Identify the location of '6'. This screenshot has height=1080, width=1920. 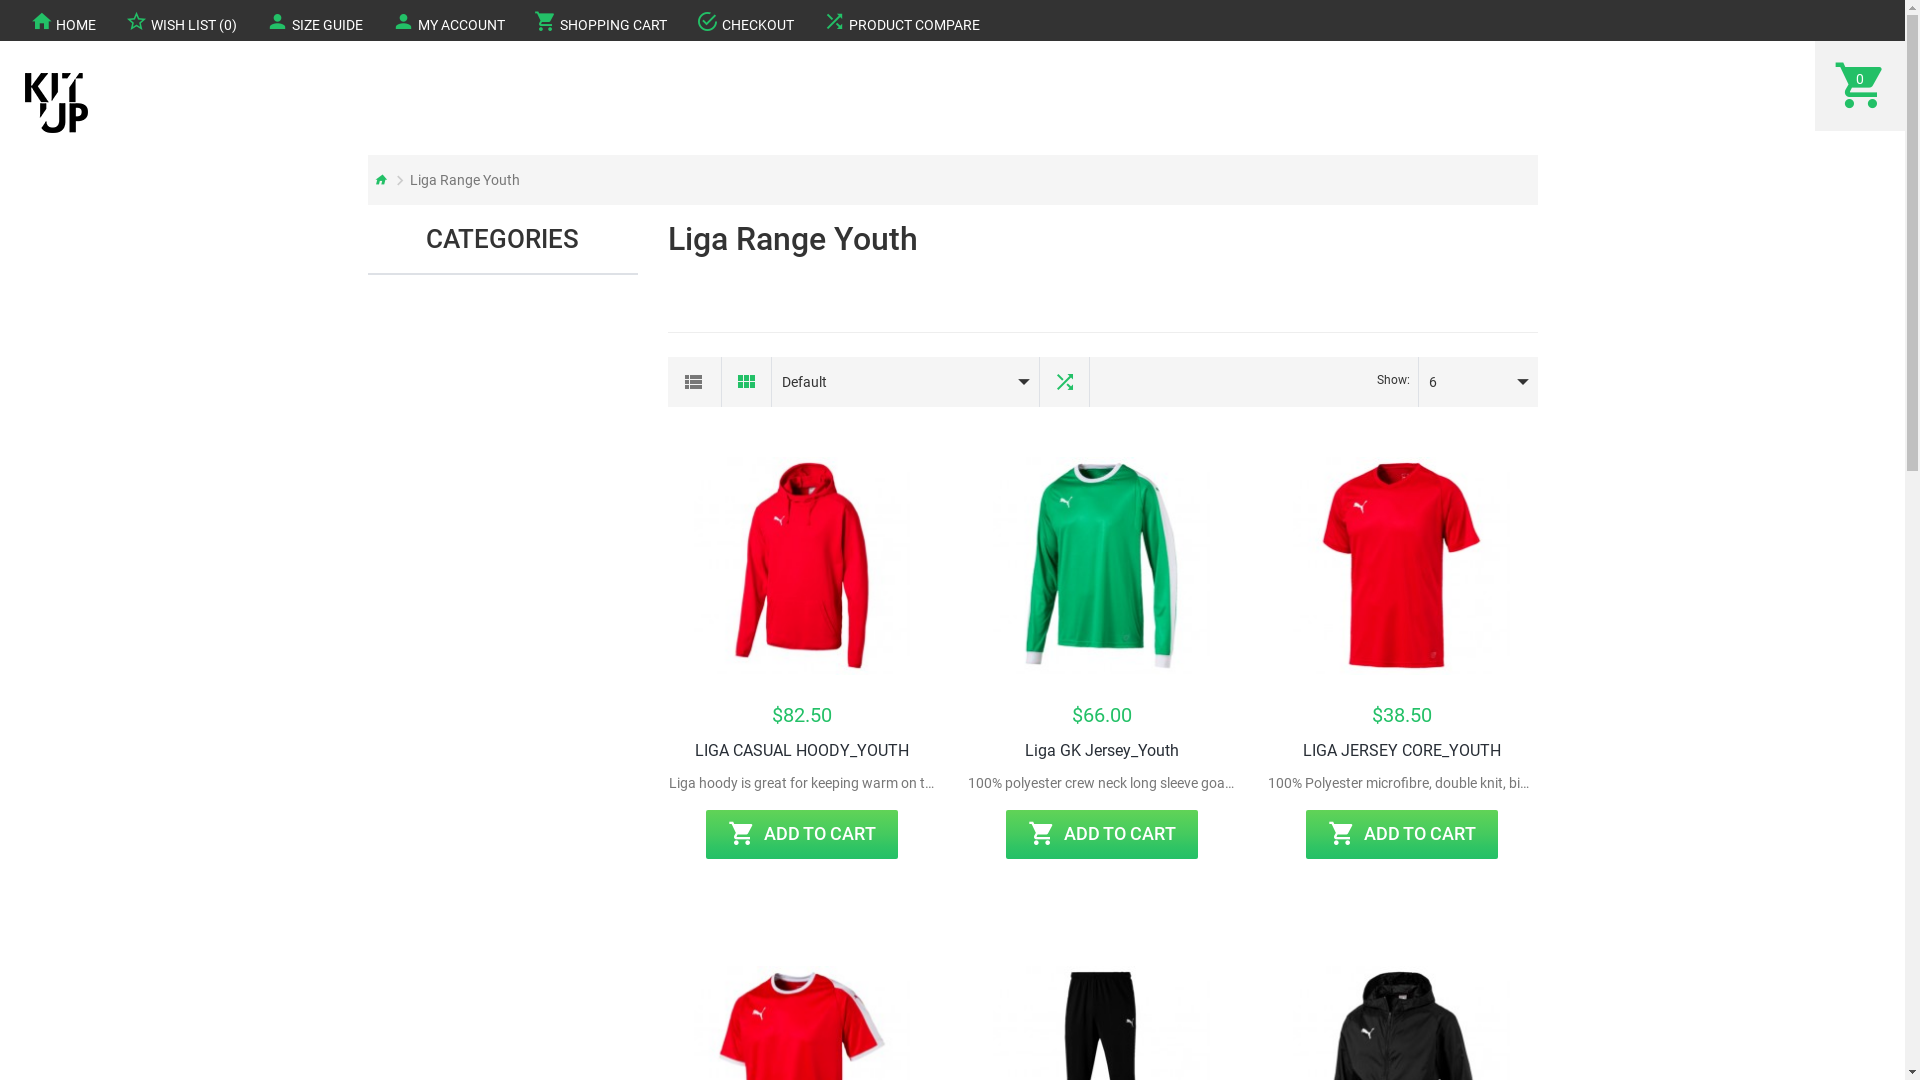
(1462, 381).